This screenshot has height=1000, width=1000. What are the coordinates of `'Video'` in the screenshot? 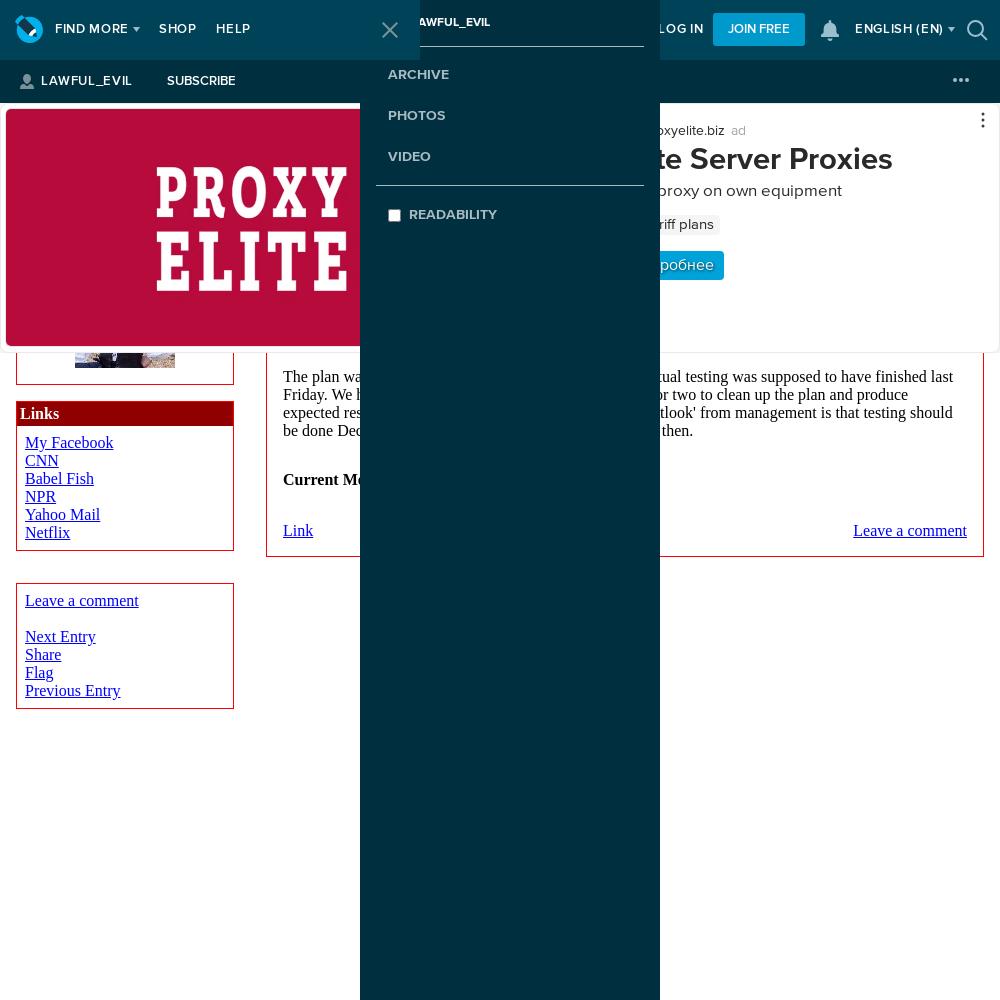 It's located at (409, 156).